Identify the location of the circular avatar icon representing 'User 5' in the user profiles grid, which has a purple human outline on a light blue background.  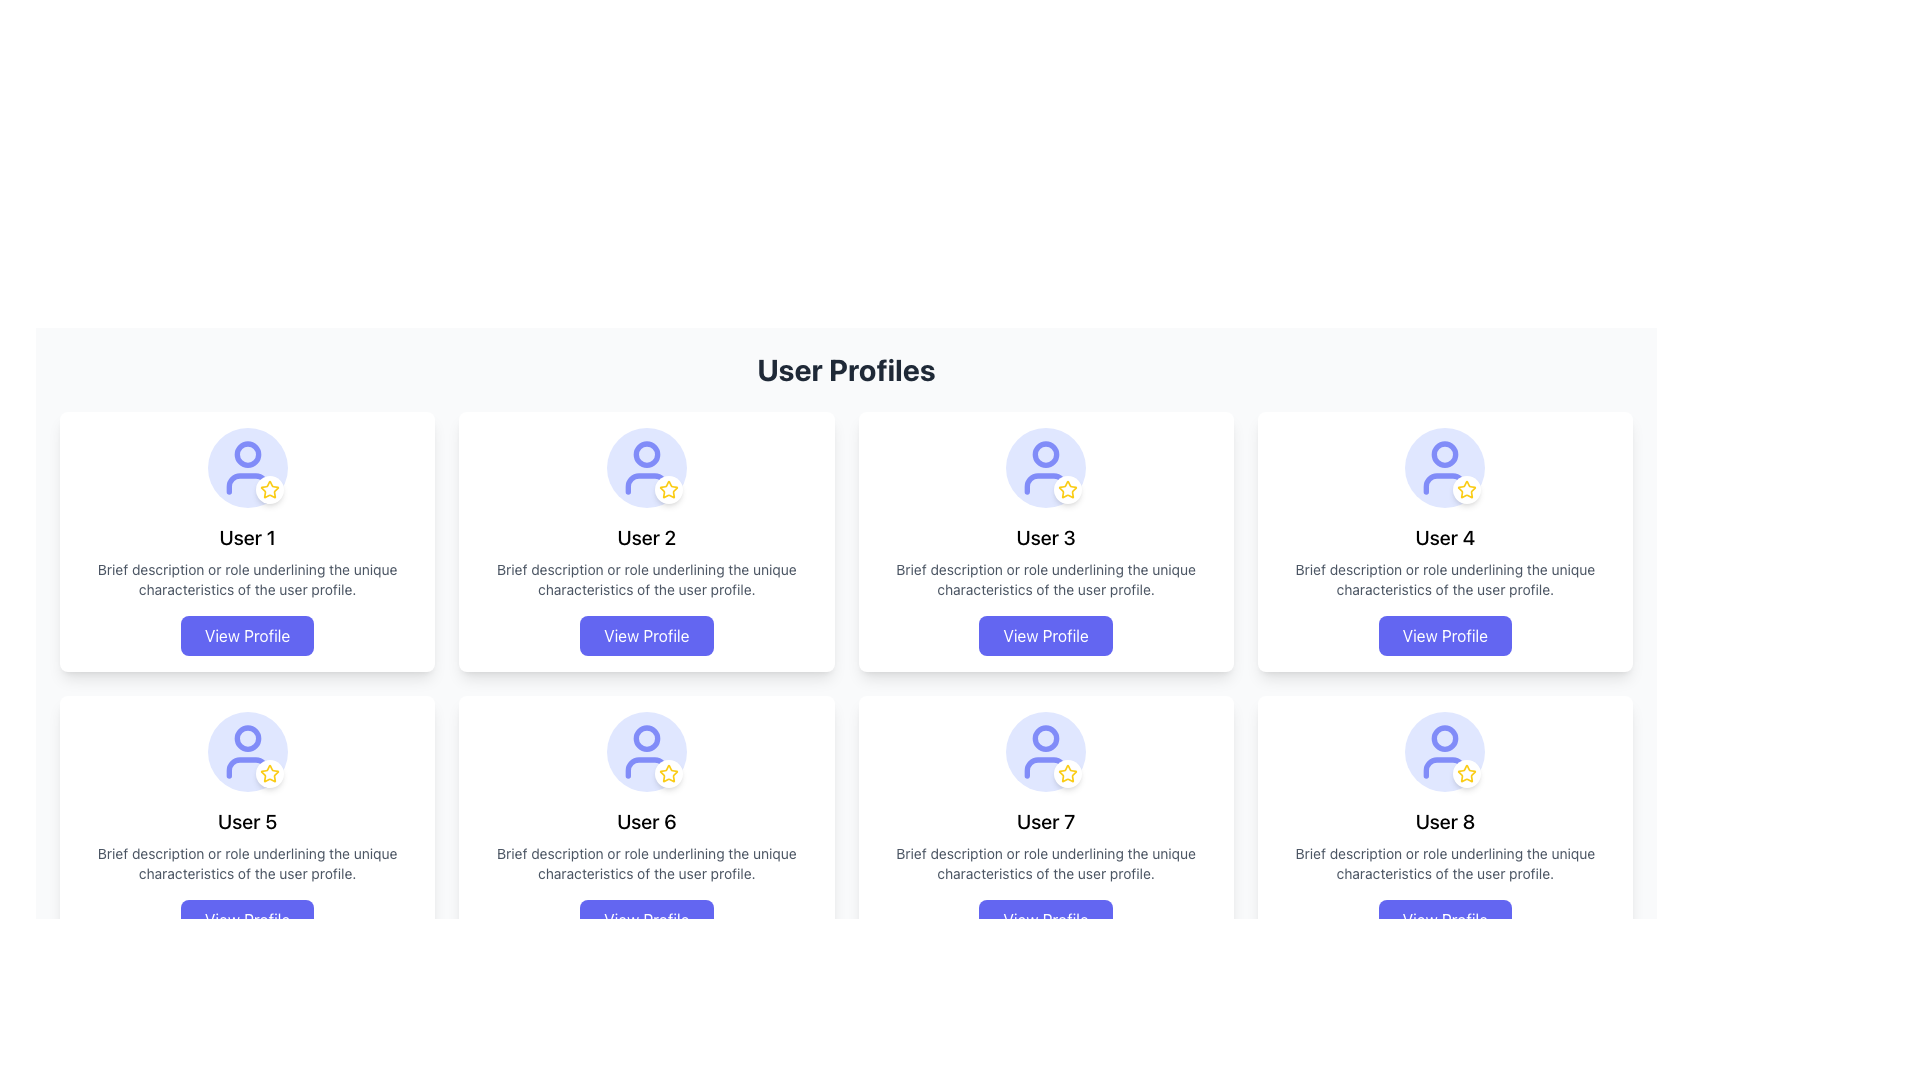
(246, 752).